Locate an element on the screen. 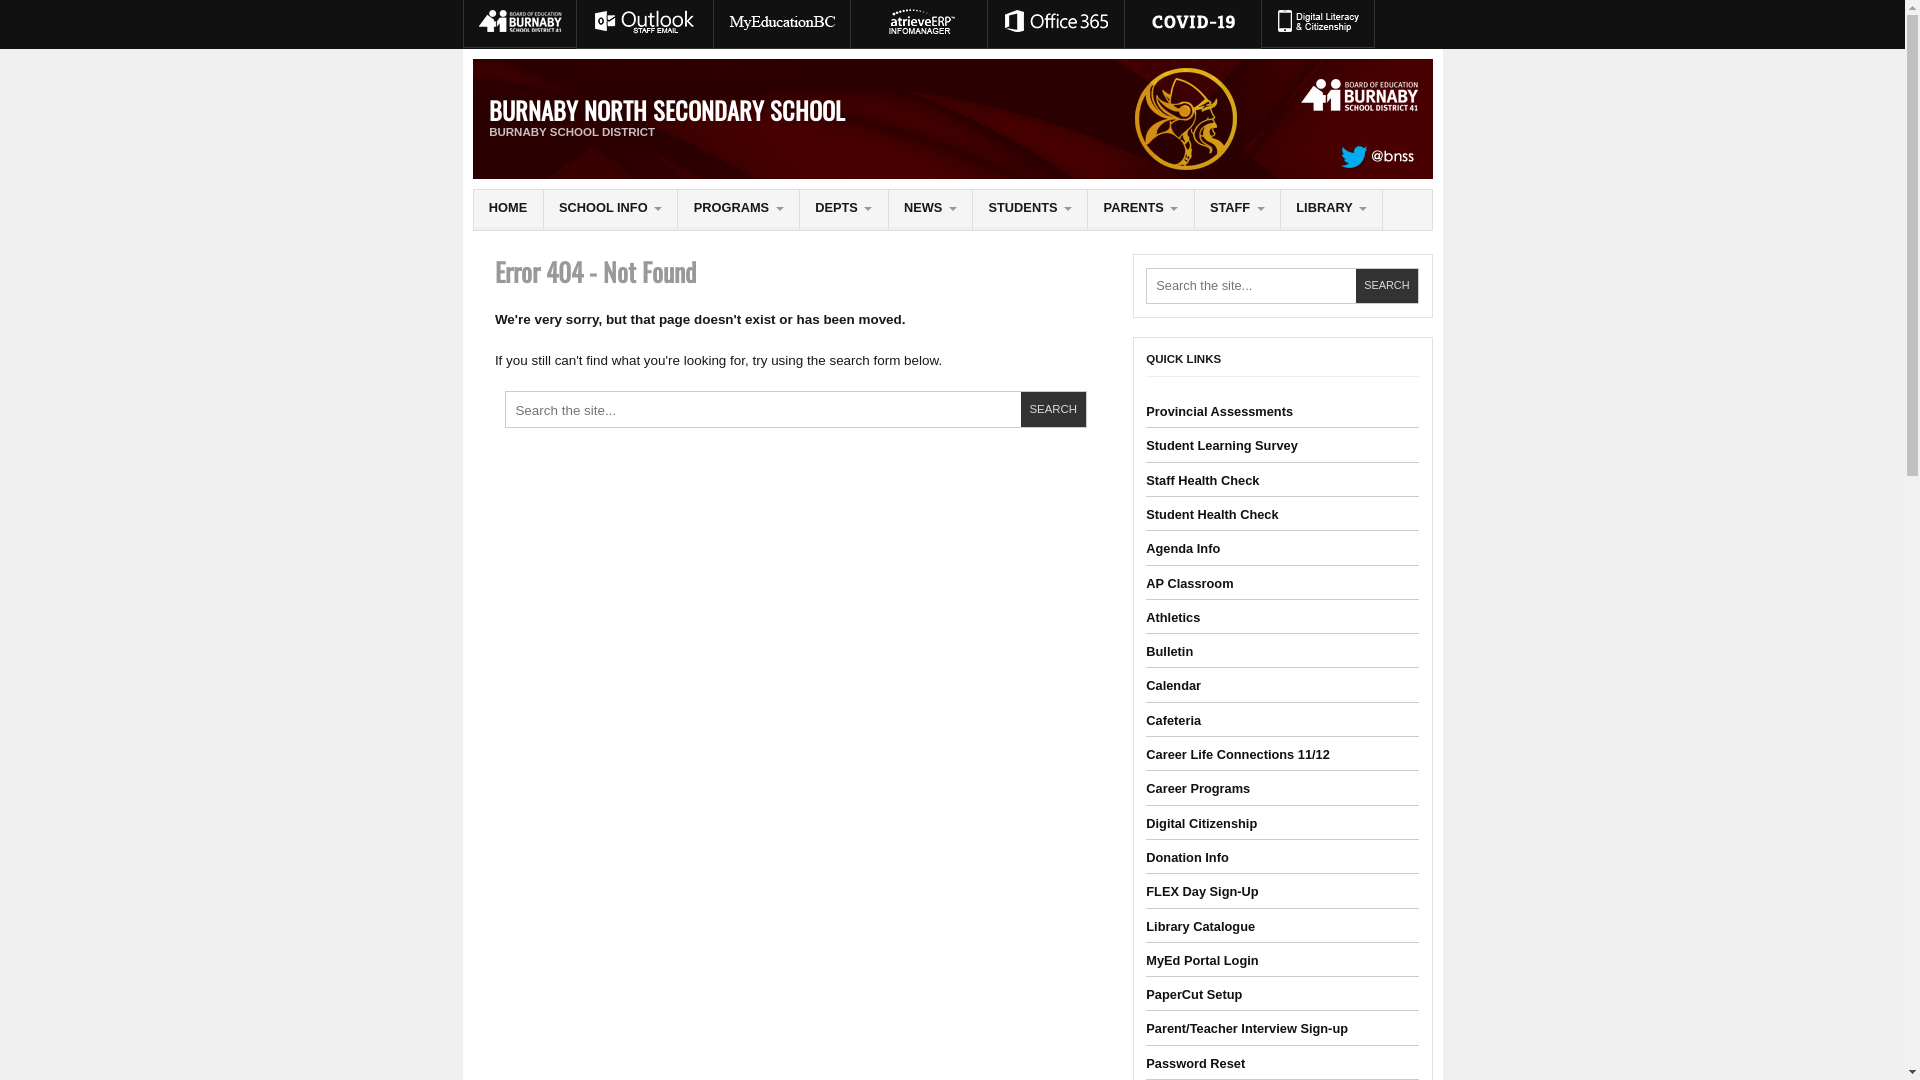 This screenshot has width=1920, height=1080. 'Library Catalogue' is located at coordinates (1146, 926).